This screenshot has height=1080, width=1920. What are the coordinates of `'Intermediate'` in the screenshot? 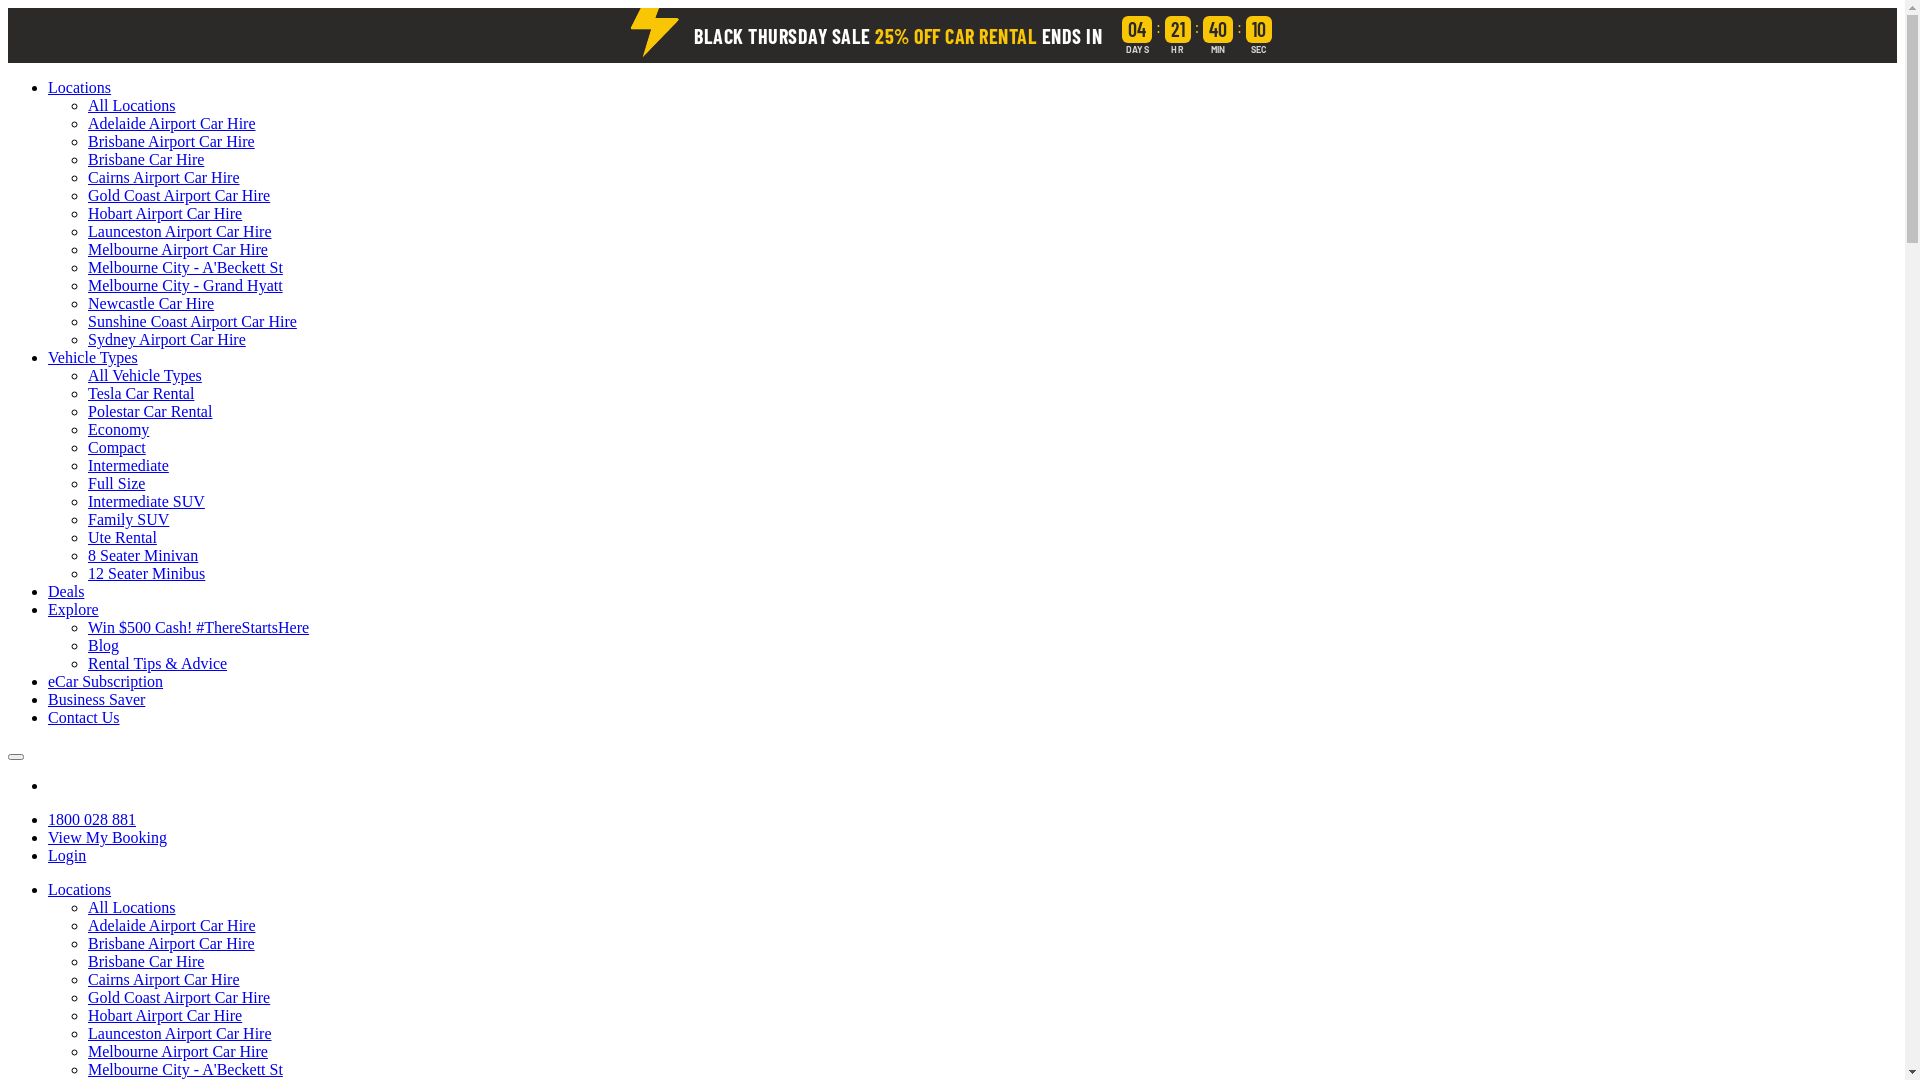 It's located at (127, 465).